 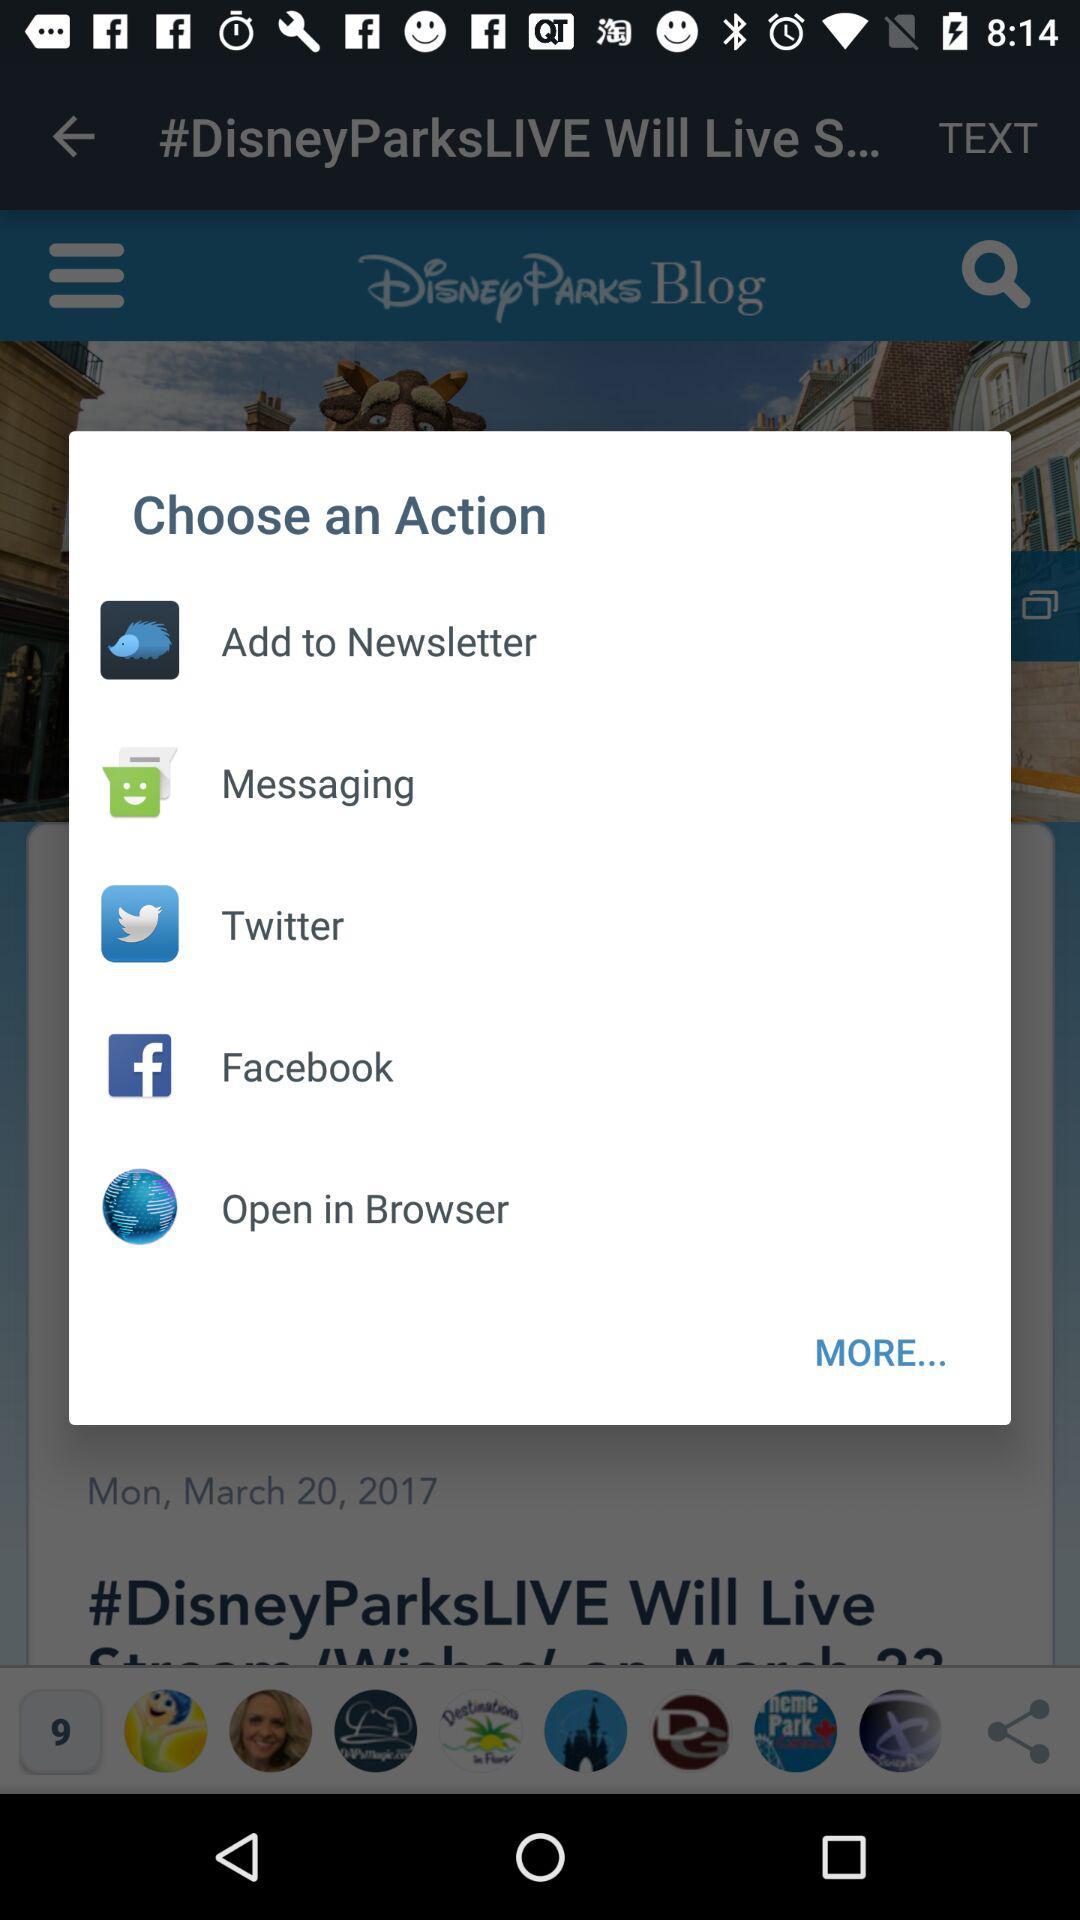 What do you see at coordinates (357, 640) in the screenshot?
I see `the add to newsletter item` at bounding box center [357, 640].